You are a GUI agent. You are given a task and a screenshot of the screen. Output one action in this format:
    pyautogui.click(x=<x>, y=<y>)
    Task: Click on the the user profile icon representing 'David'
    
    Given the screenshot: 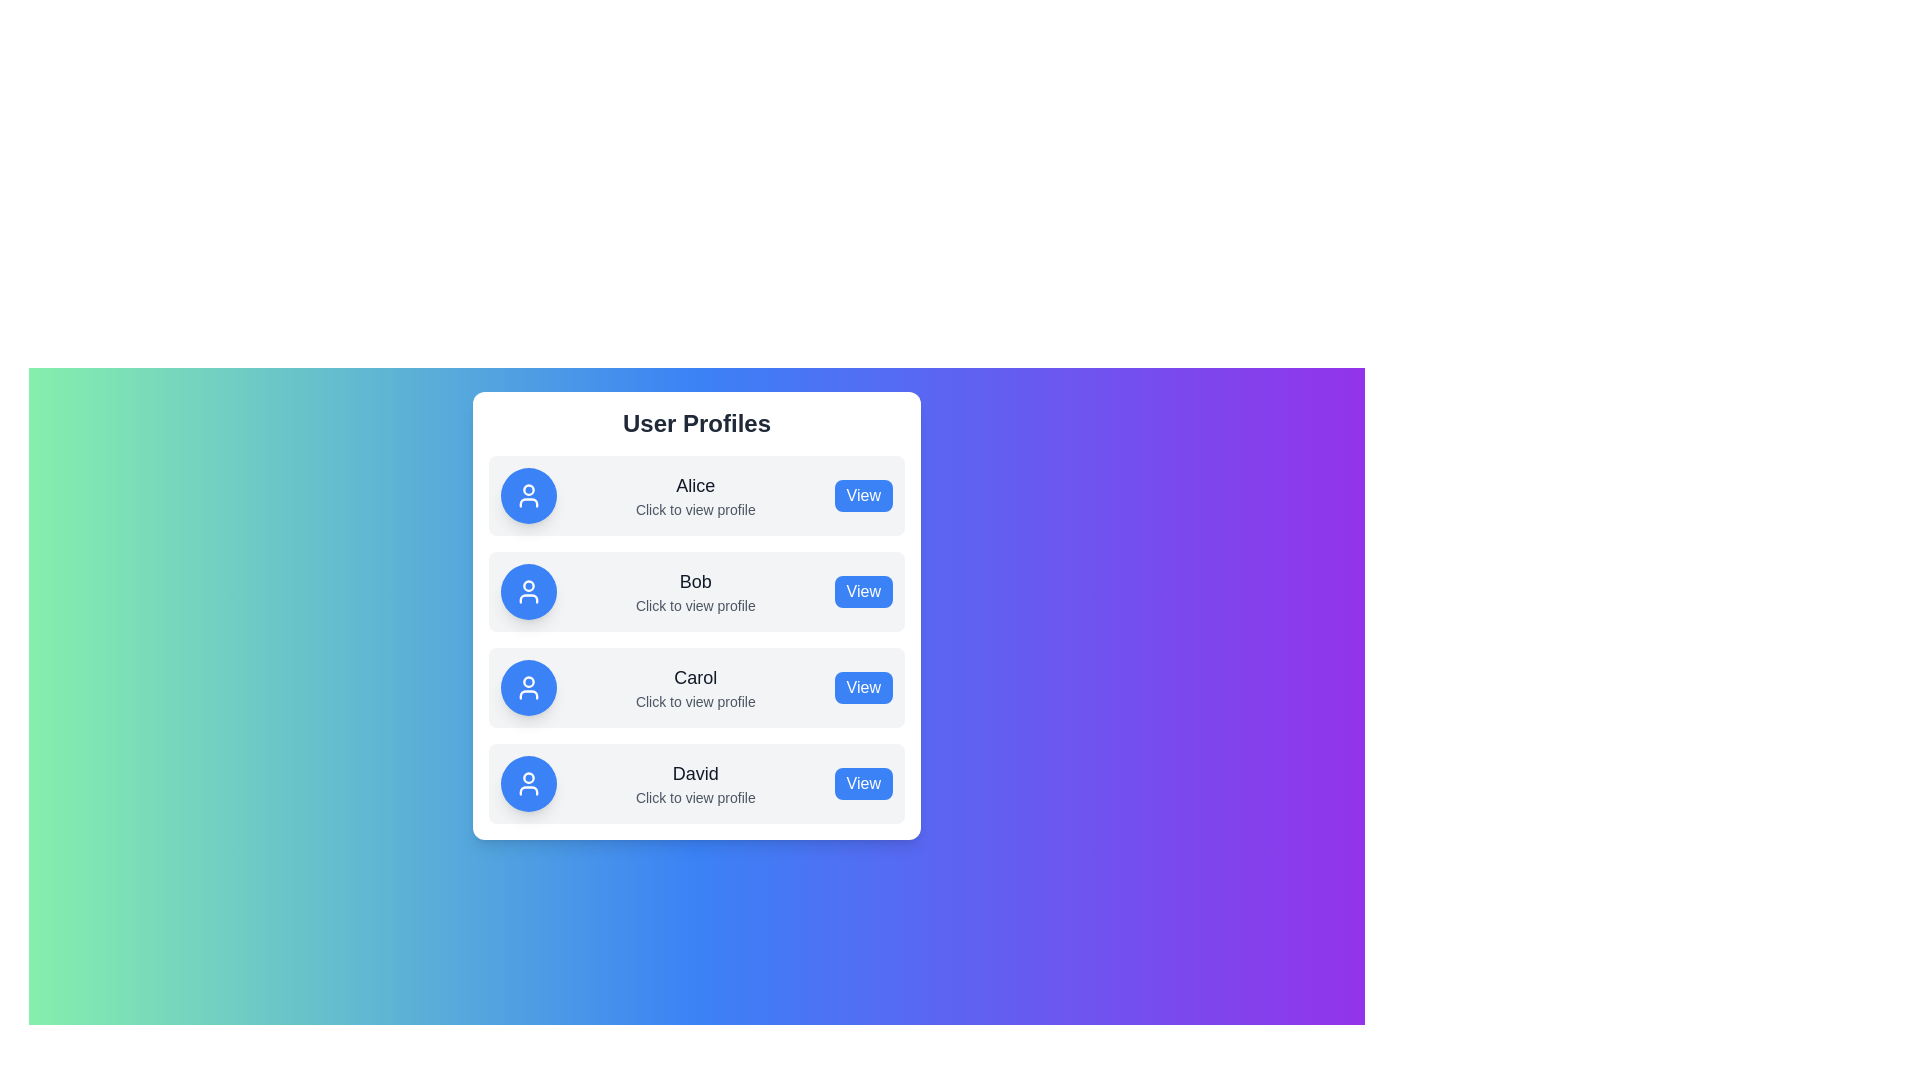 What is the action you would take?
    pyautogui.click(x=528, y=782)
    